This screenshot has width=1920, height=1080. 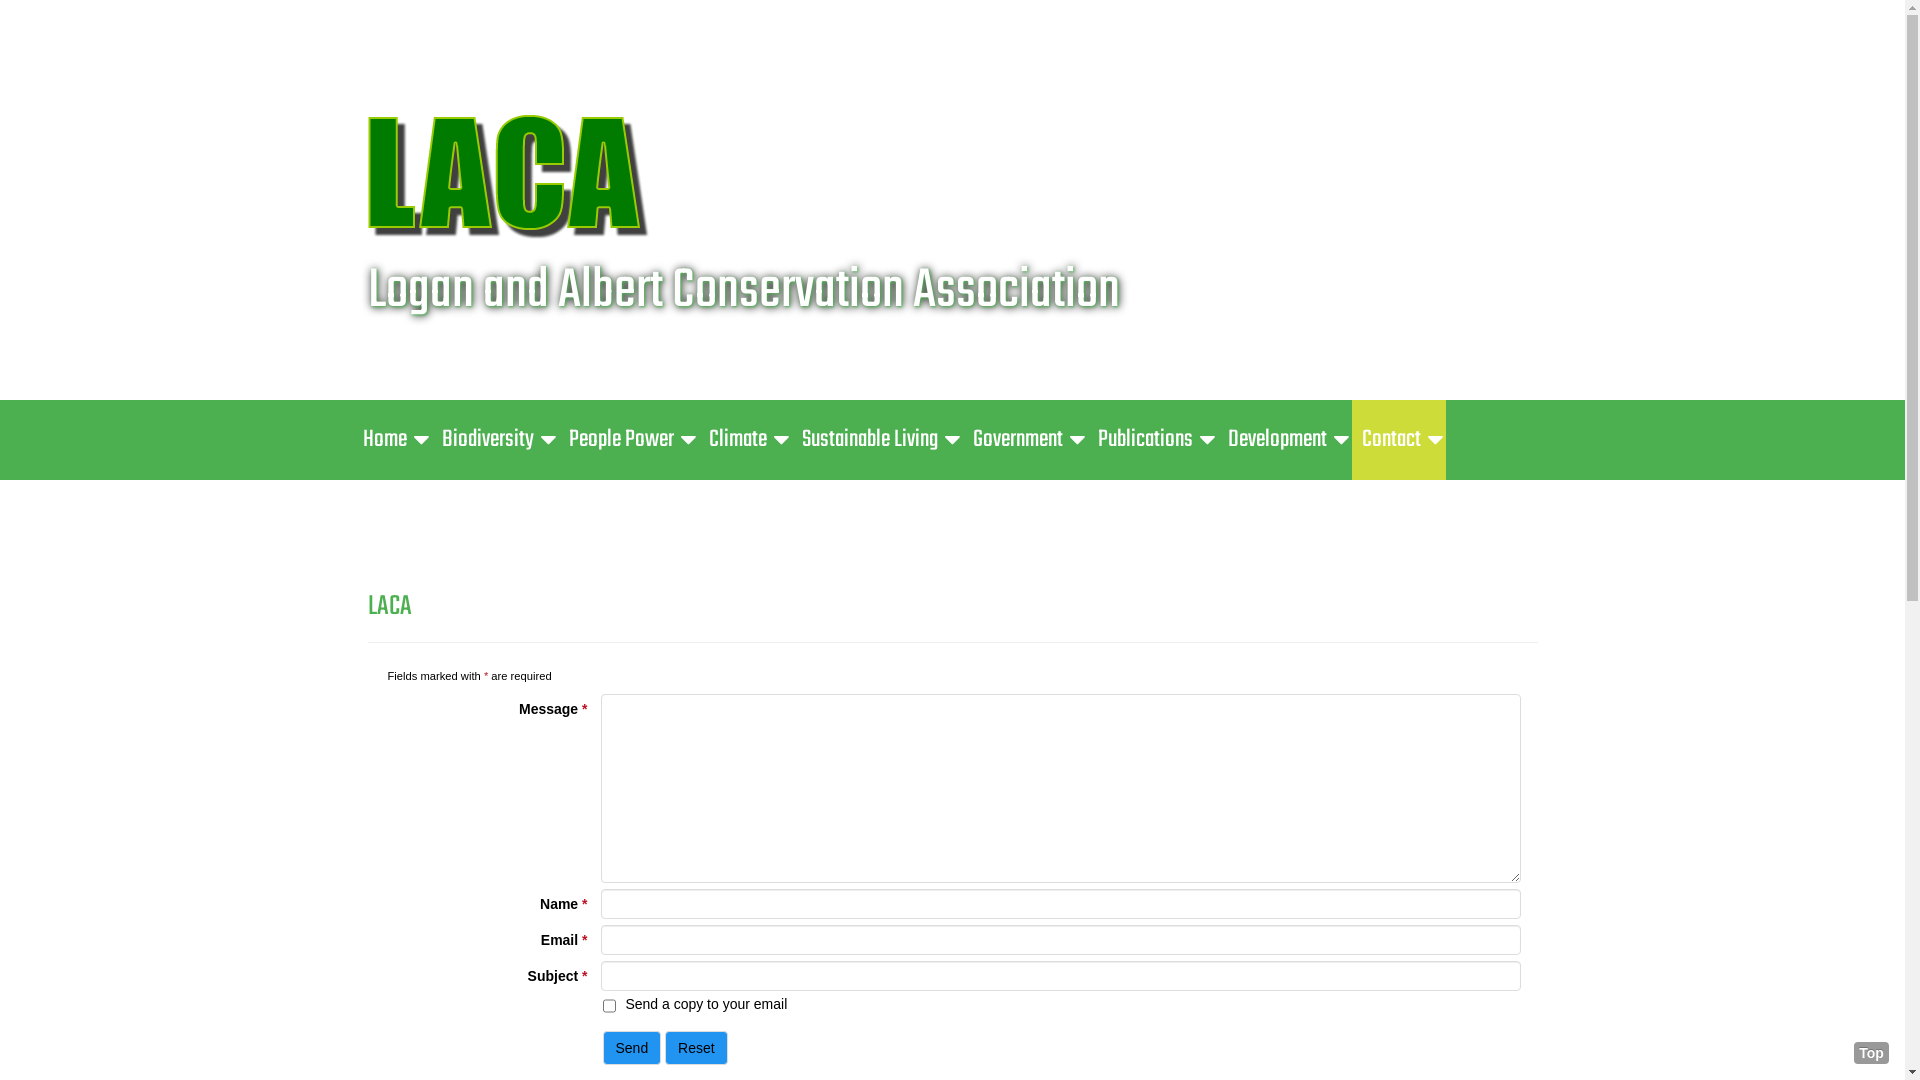 What do you see at coordinates (696, 1047) in the screenshot?
I see `'Reset'` at bounding box center [696, 1047].